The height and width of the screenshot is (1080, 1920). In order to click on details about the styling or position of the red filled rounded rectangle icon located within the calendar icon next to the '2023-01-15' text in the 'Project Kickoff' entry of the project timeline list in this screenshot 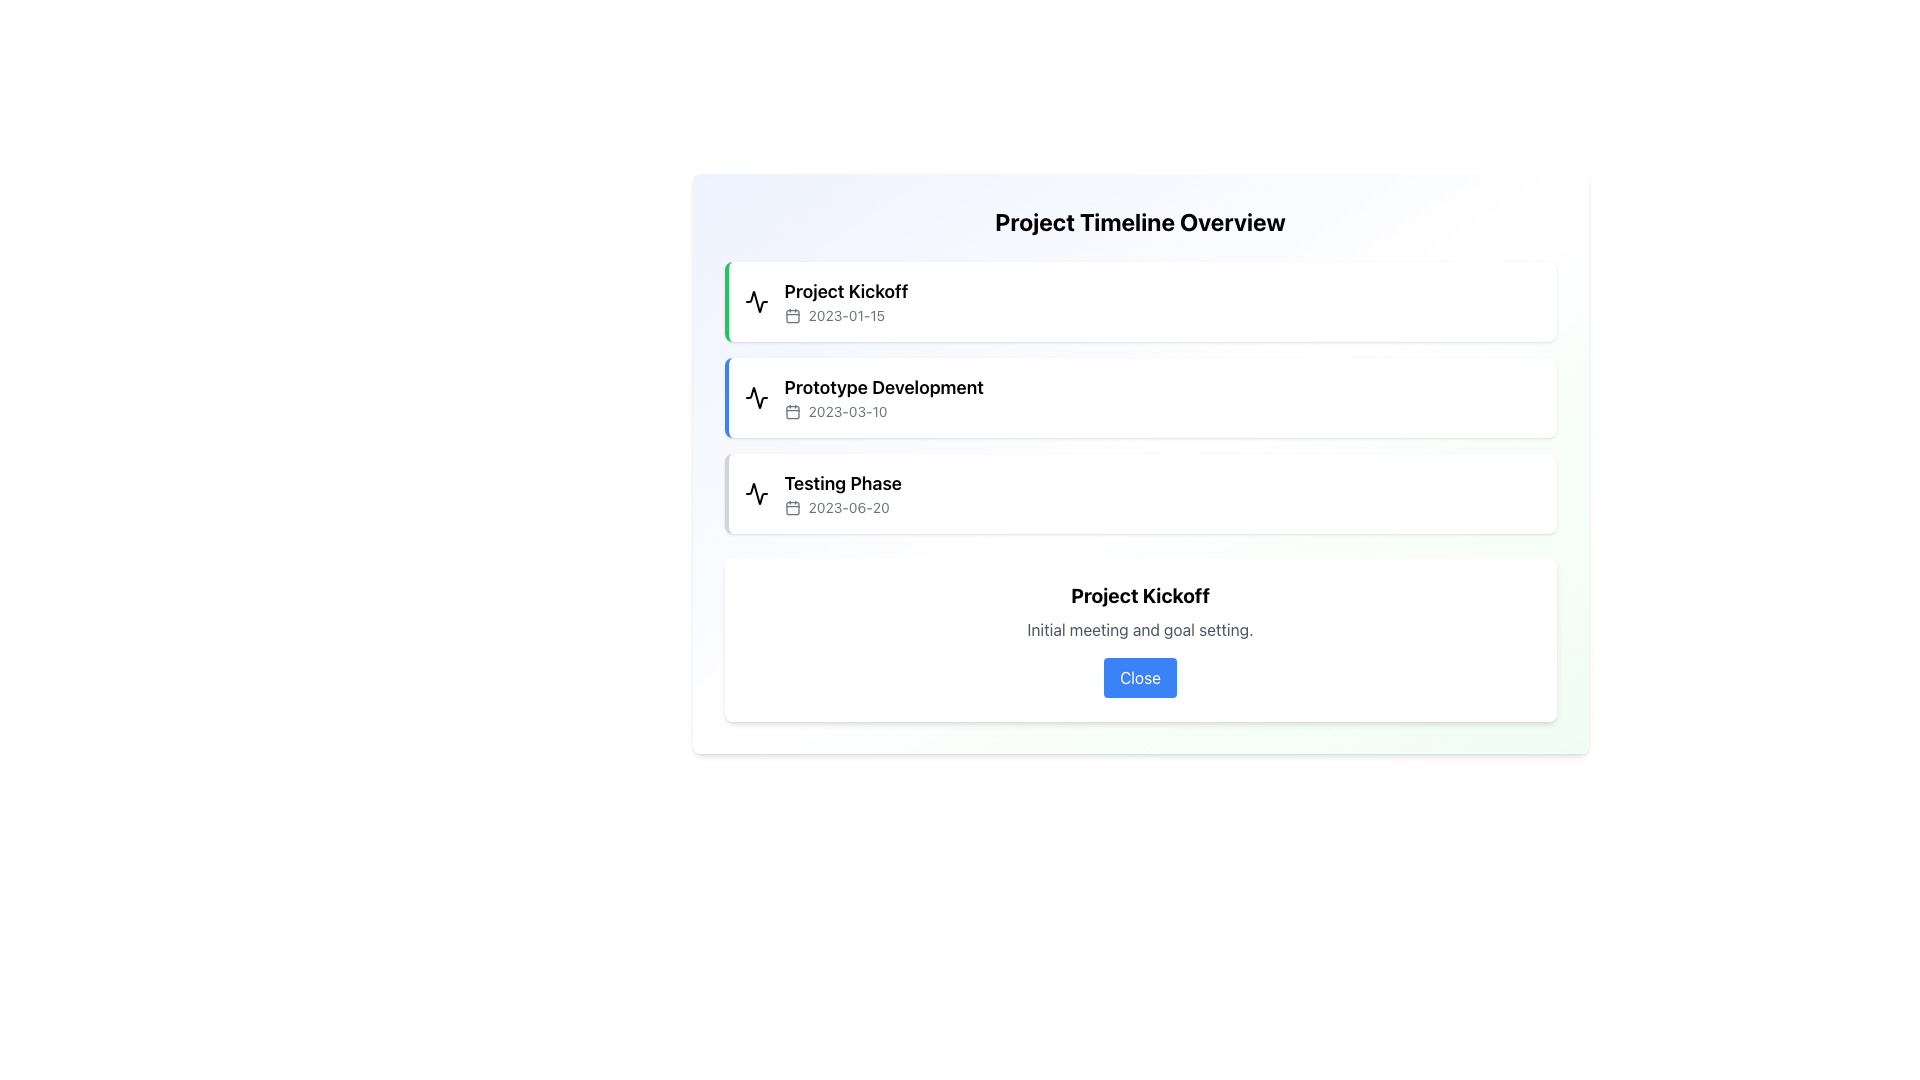, I will do `click(791, 315)`.